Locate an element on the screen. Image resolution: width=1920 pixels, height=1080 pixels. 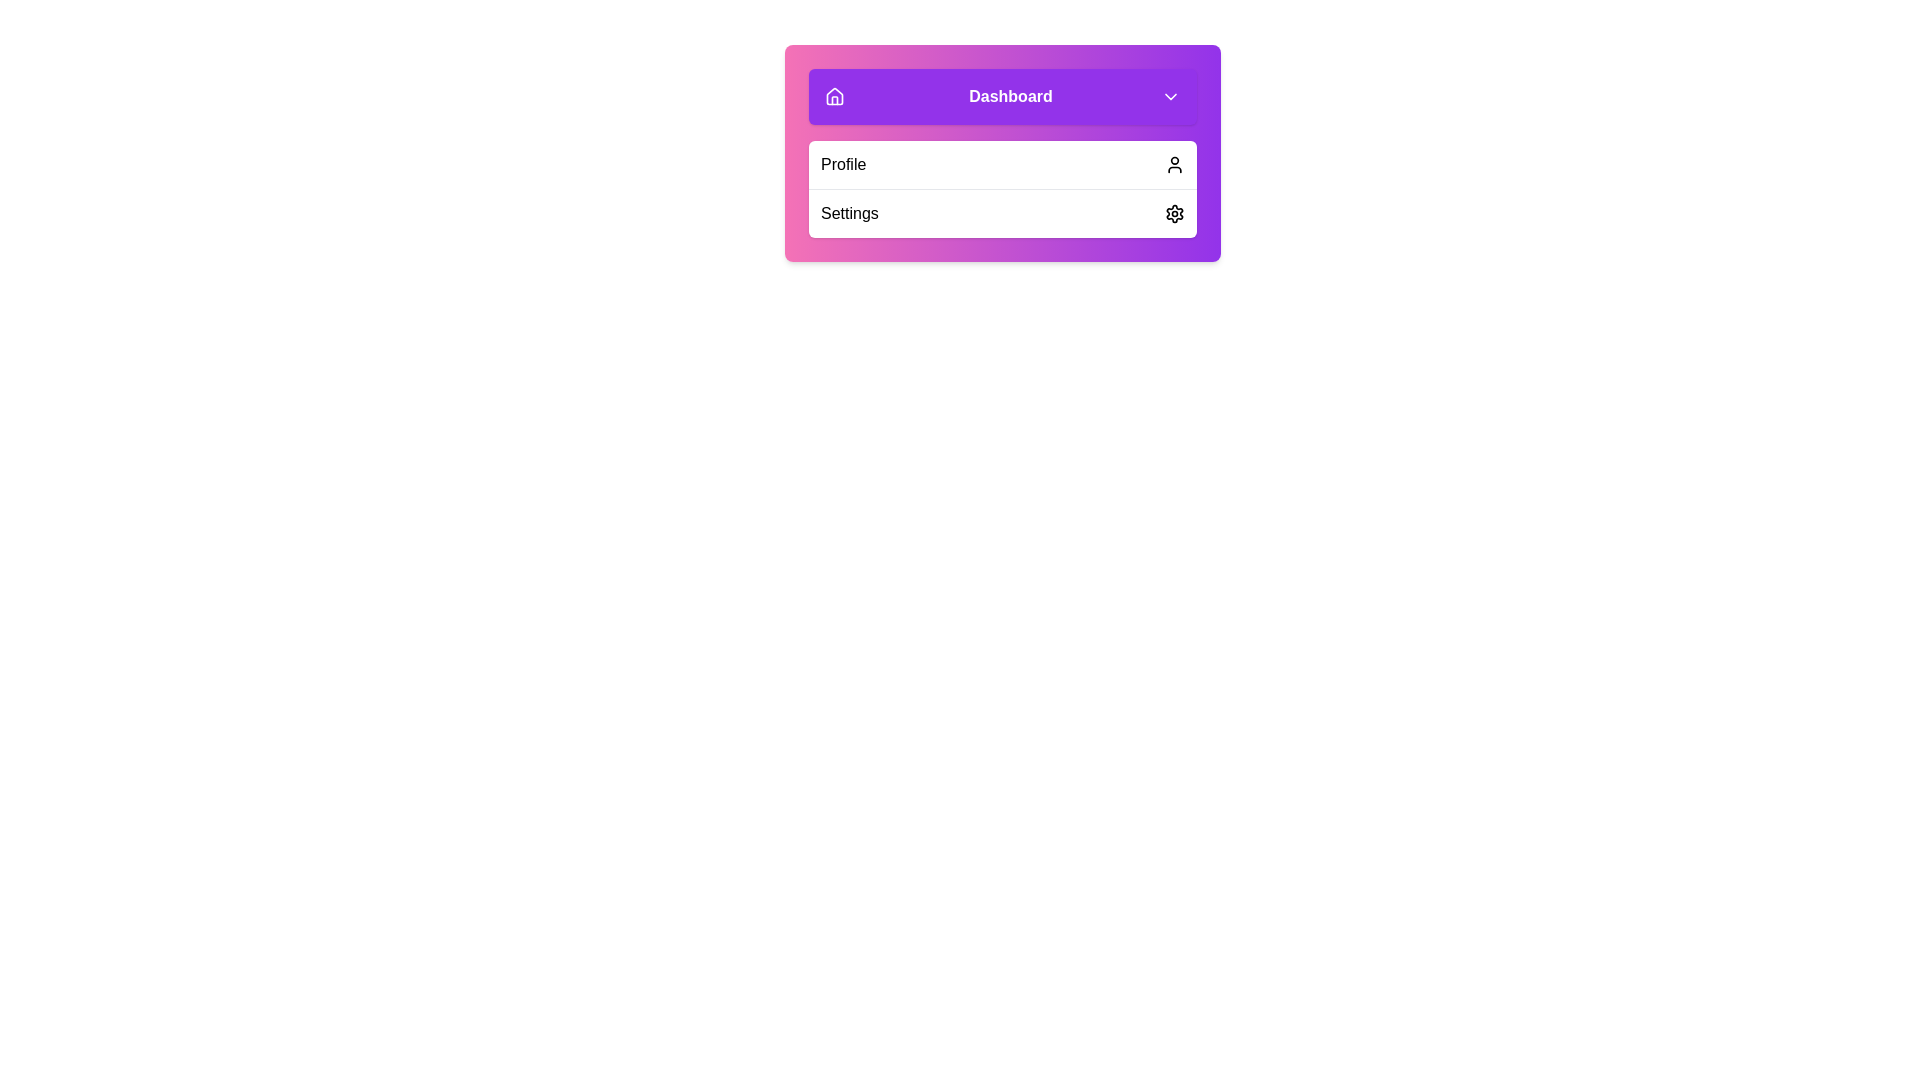
the 'Profile' menu item in the DynamicMenu is located at coordinates (1003, 164).